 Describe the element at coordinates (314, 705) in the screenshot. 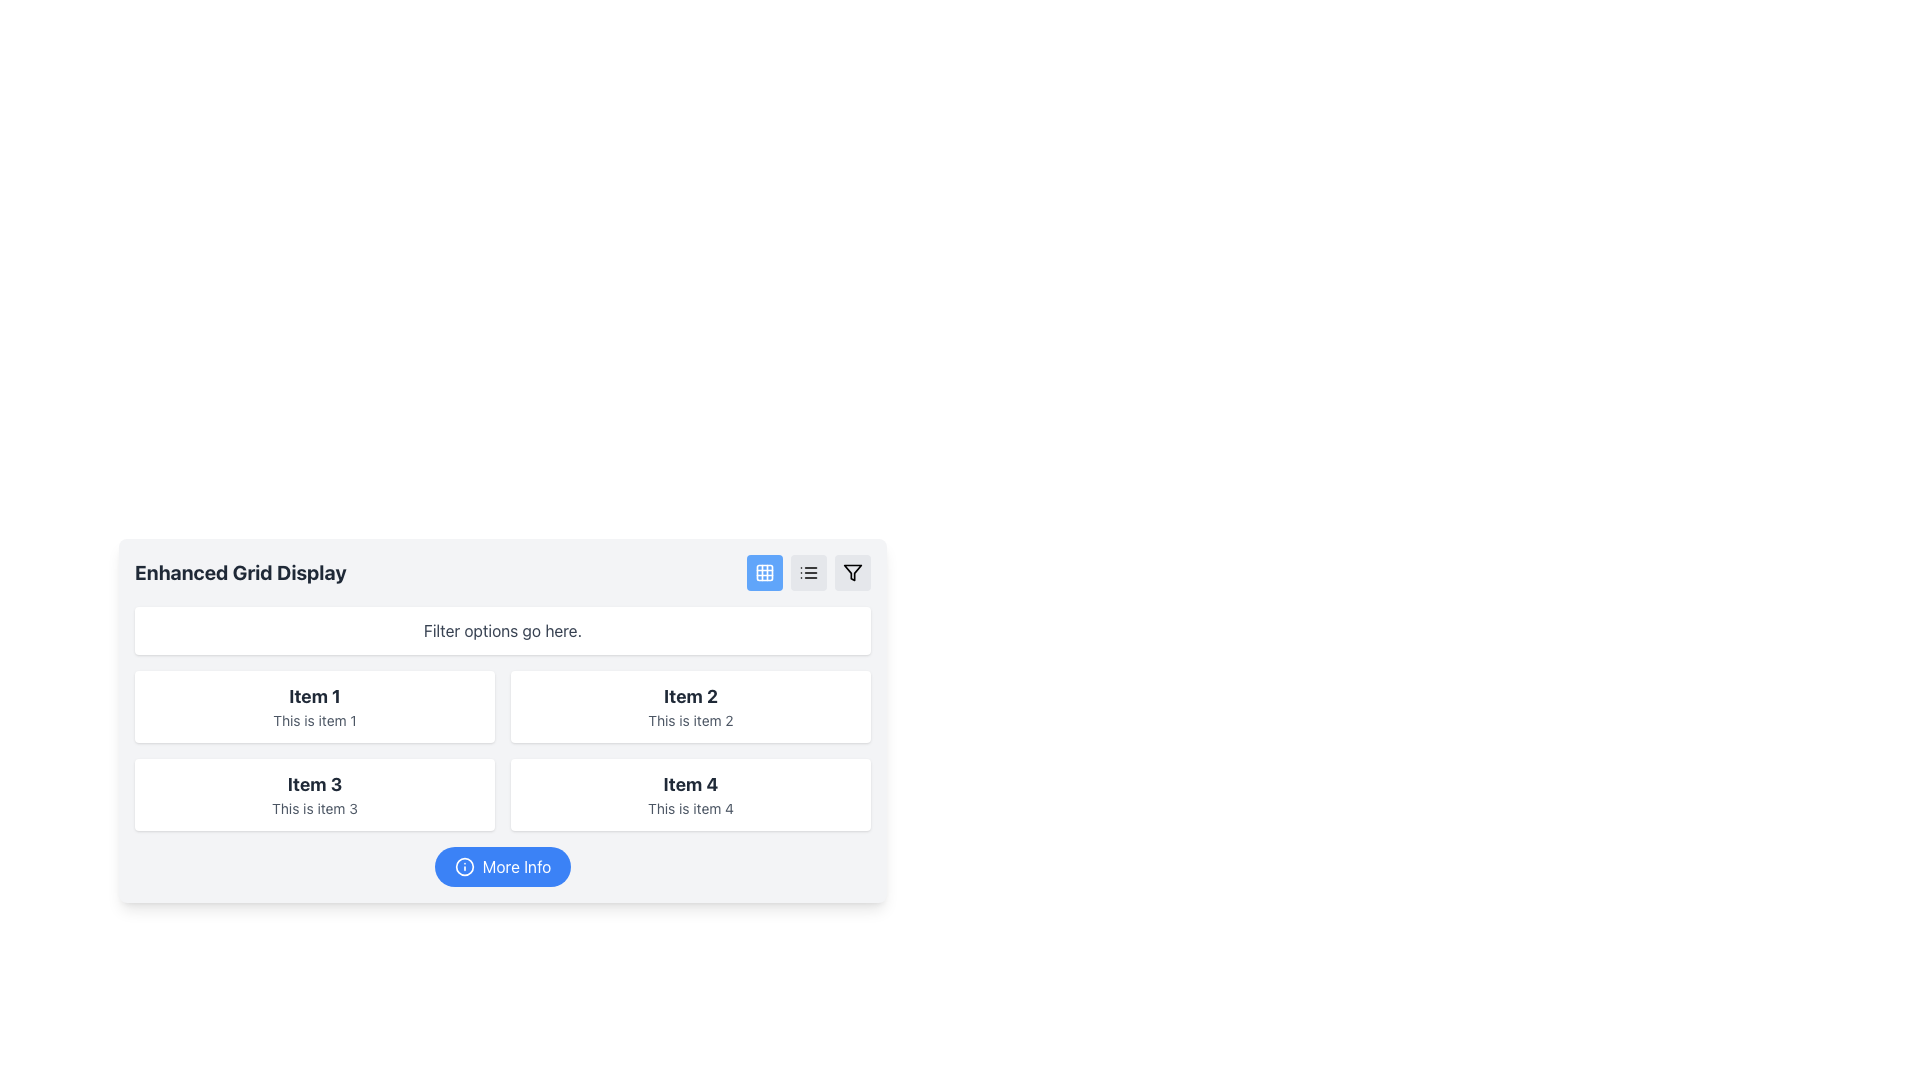

I see `the Card located in the top-left corner of the grid layout` at that location.